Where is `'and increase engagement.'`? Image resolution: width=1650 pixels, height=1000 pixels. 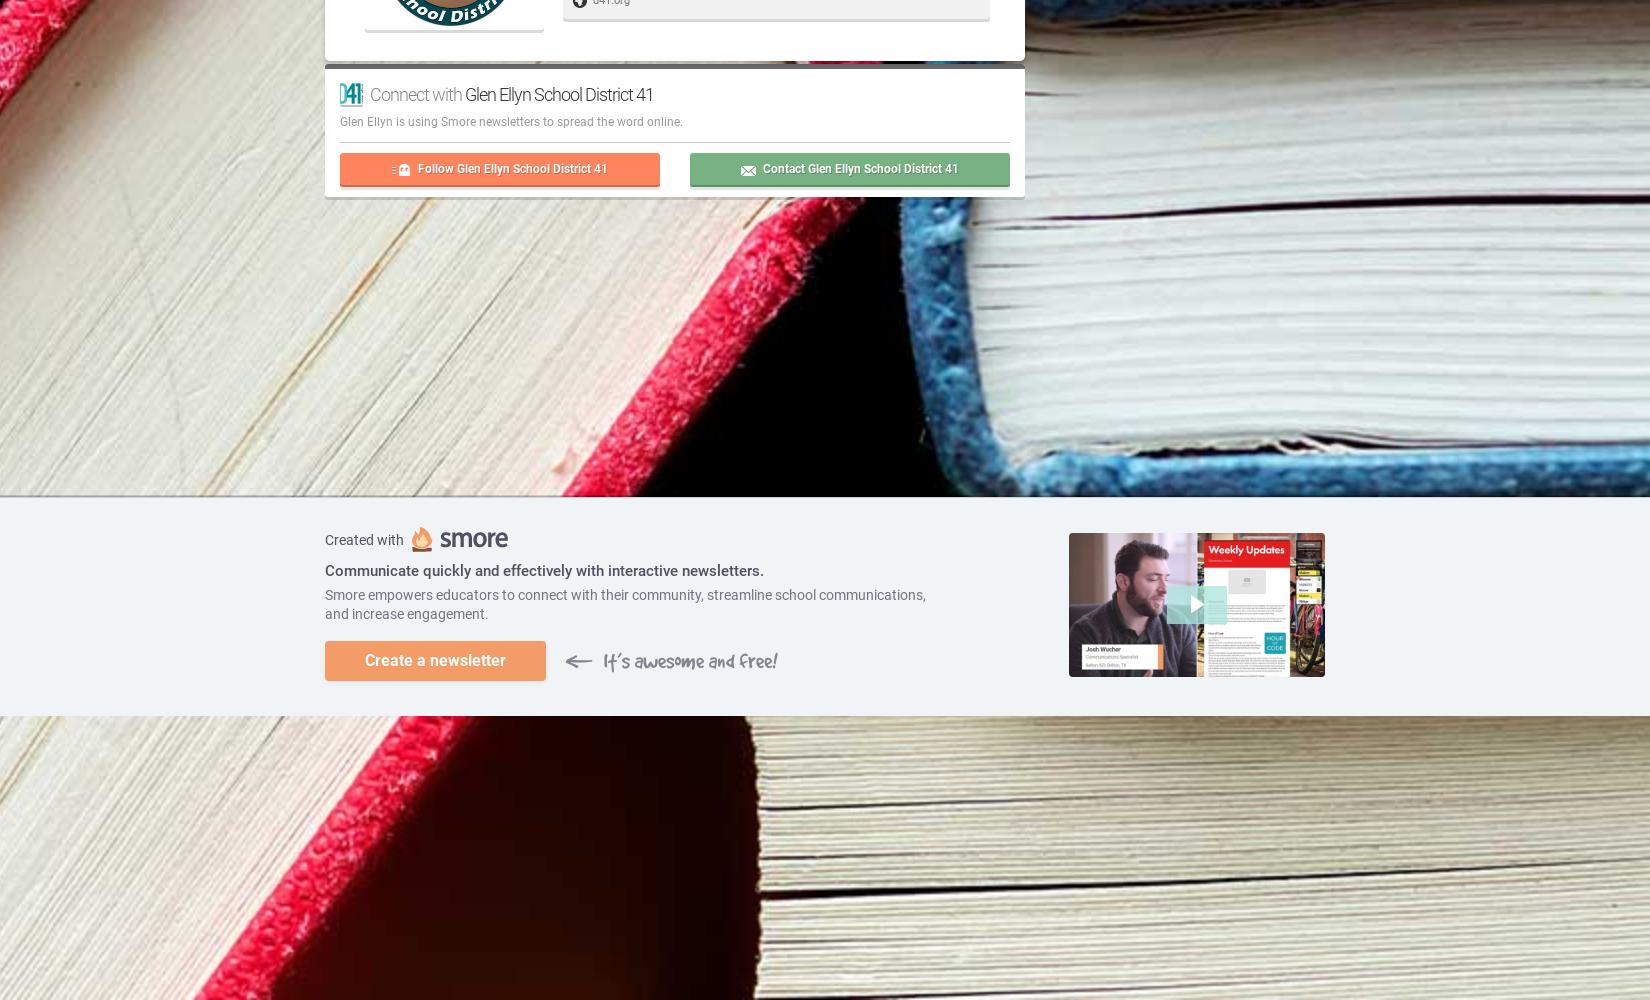
'and increase engagement.' is located at coordinates (407, 613).